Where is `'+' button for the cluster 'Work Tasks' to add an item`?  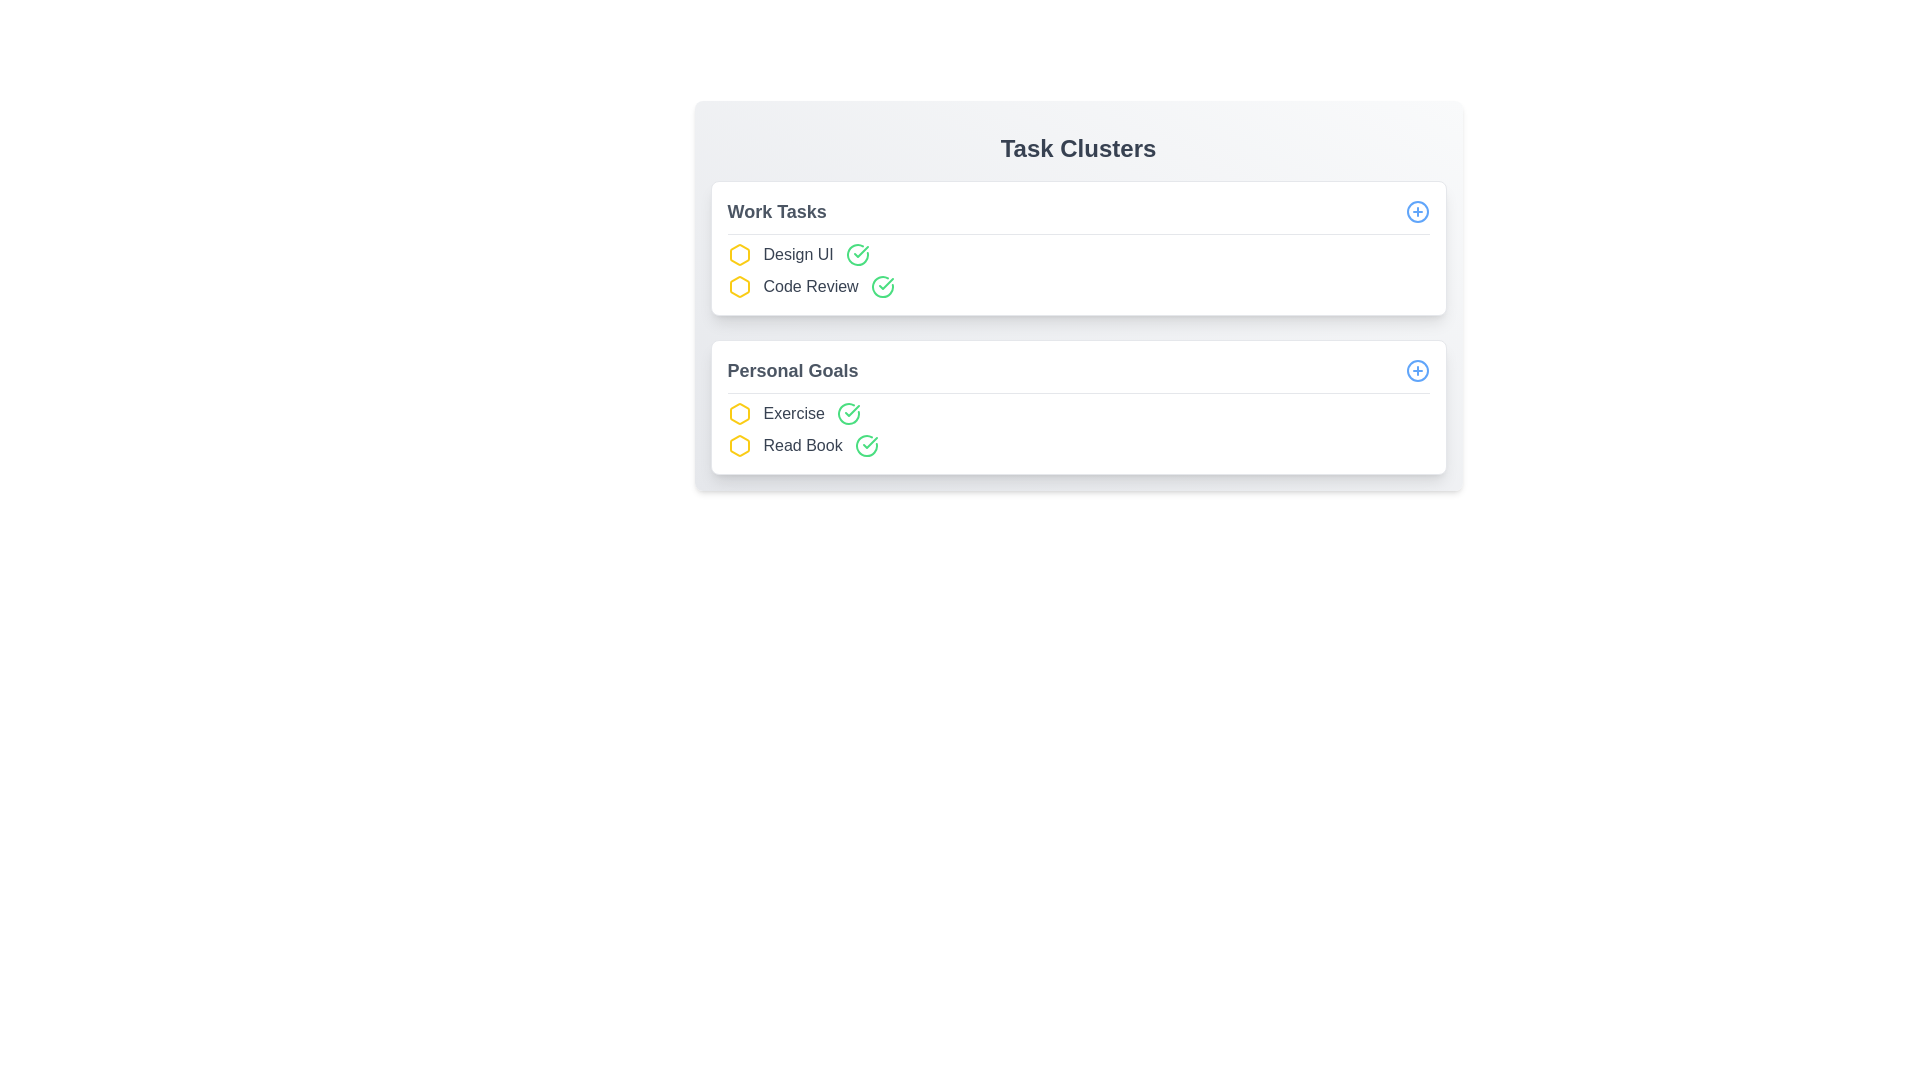 '+' button for the cluster 'Work Tasks' to add an item is located at coordinates (1416, 212).